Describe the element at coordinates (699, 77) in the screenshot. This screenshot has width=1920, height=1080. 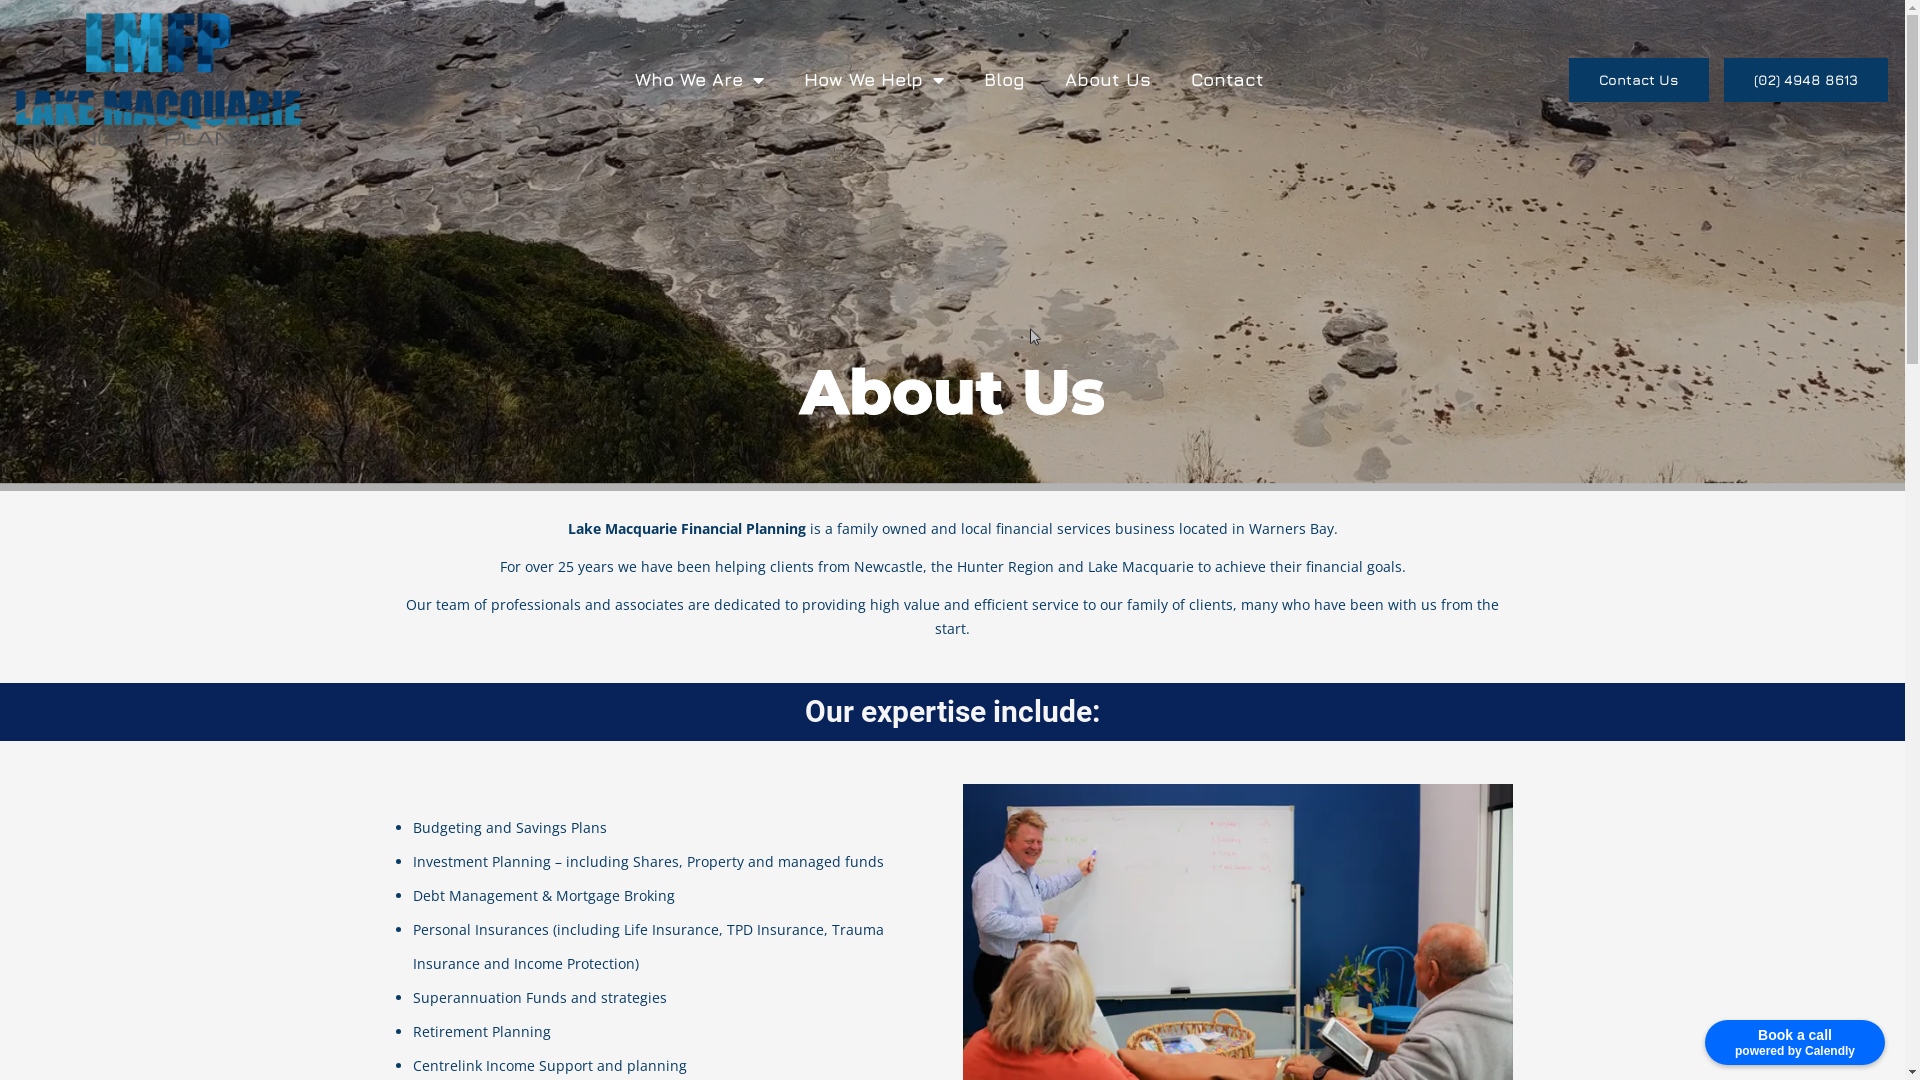
I see `'Who We Are'` at that location.